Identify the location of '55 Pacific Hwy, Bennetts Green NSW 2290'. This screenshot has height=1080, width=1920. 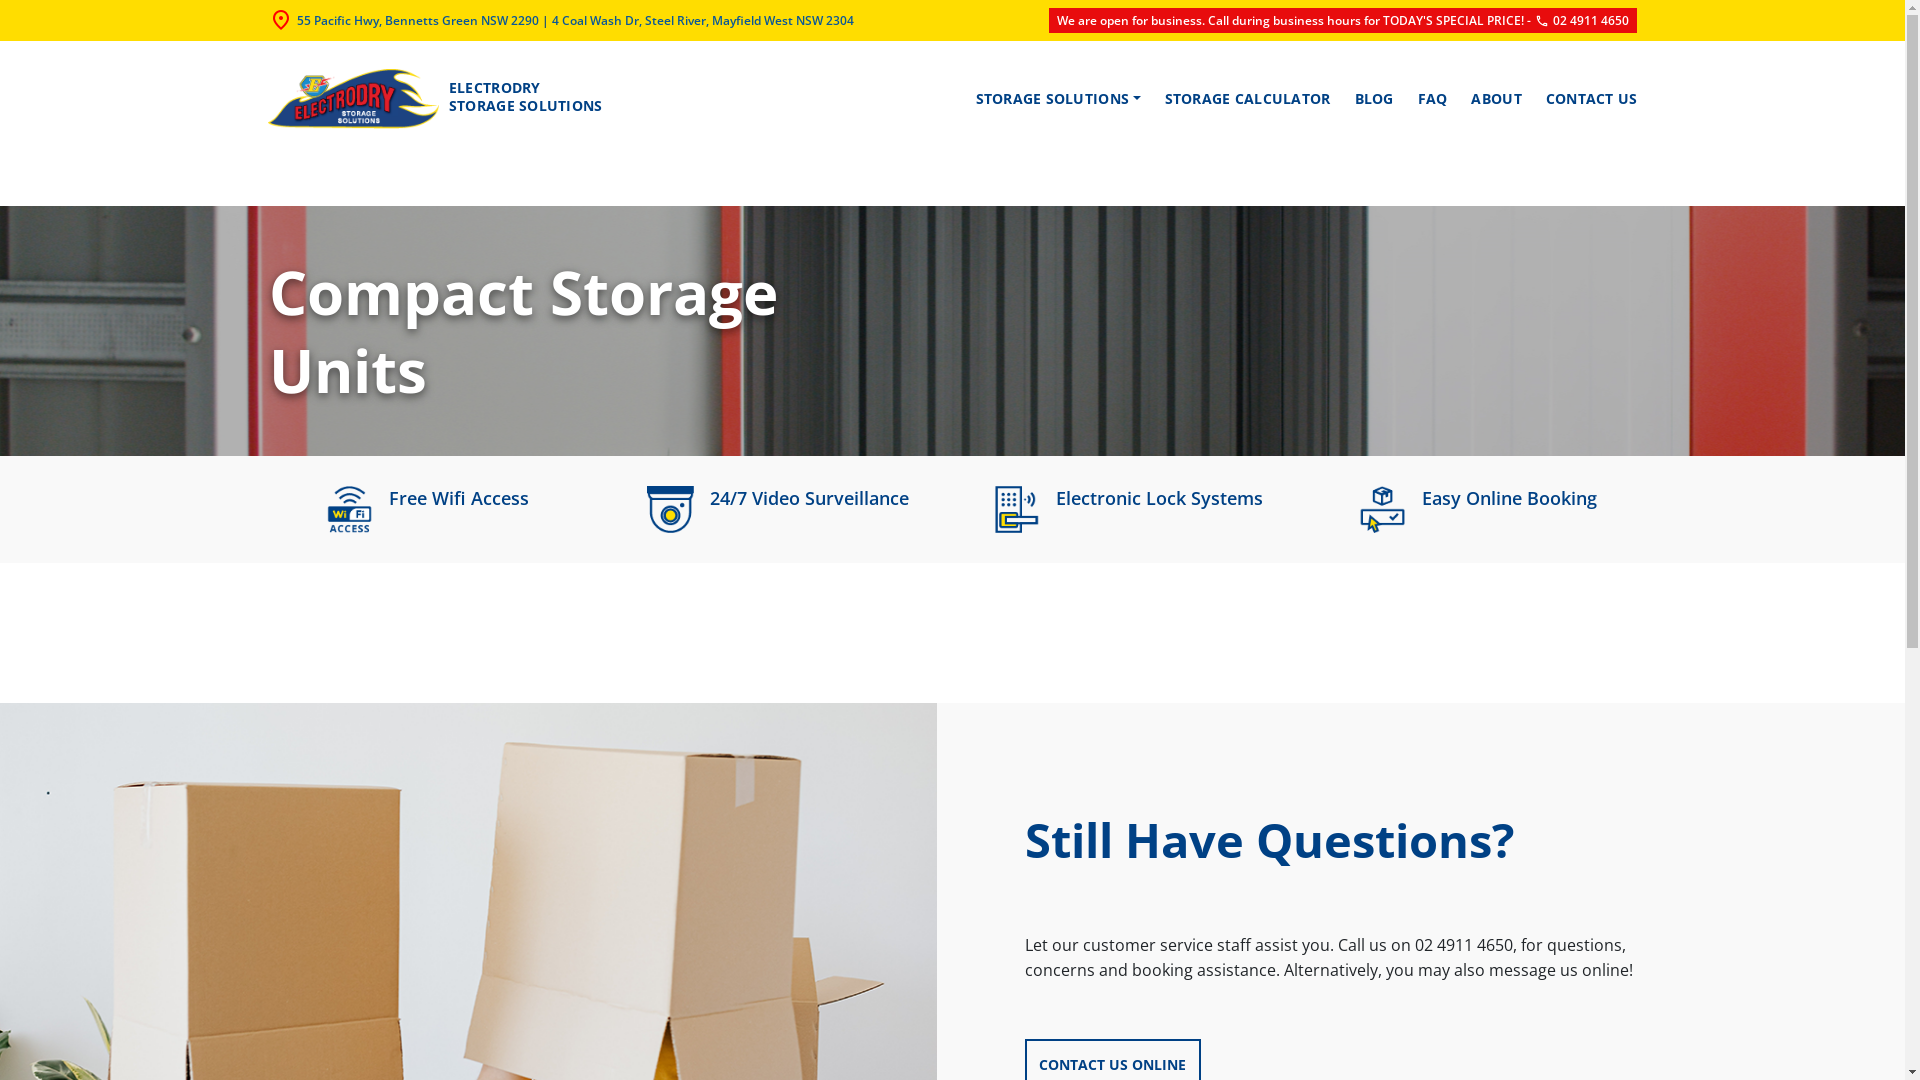
(416, 20).